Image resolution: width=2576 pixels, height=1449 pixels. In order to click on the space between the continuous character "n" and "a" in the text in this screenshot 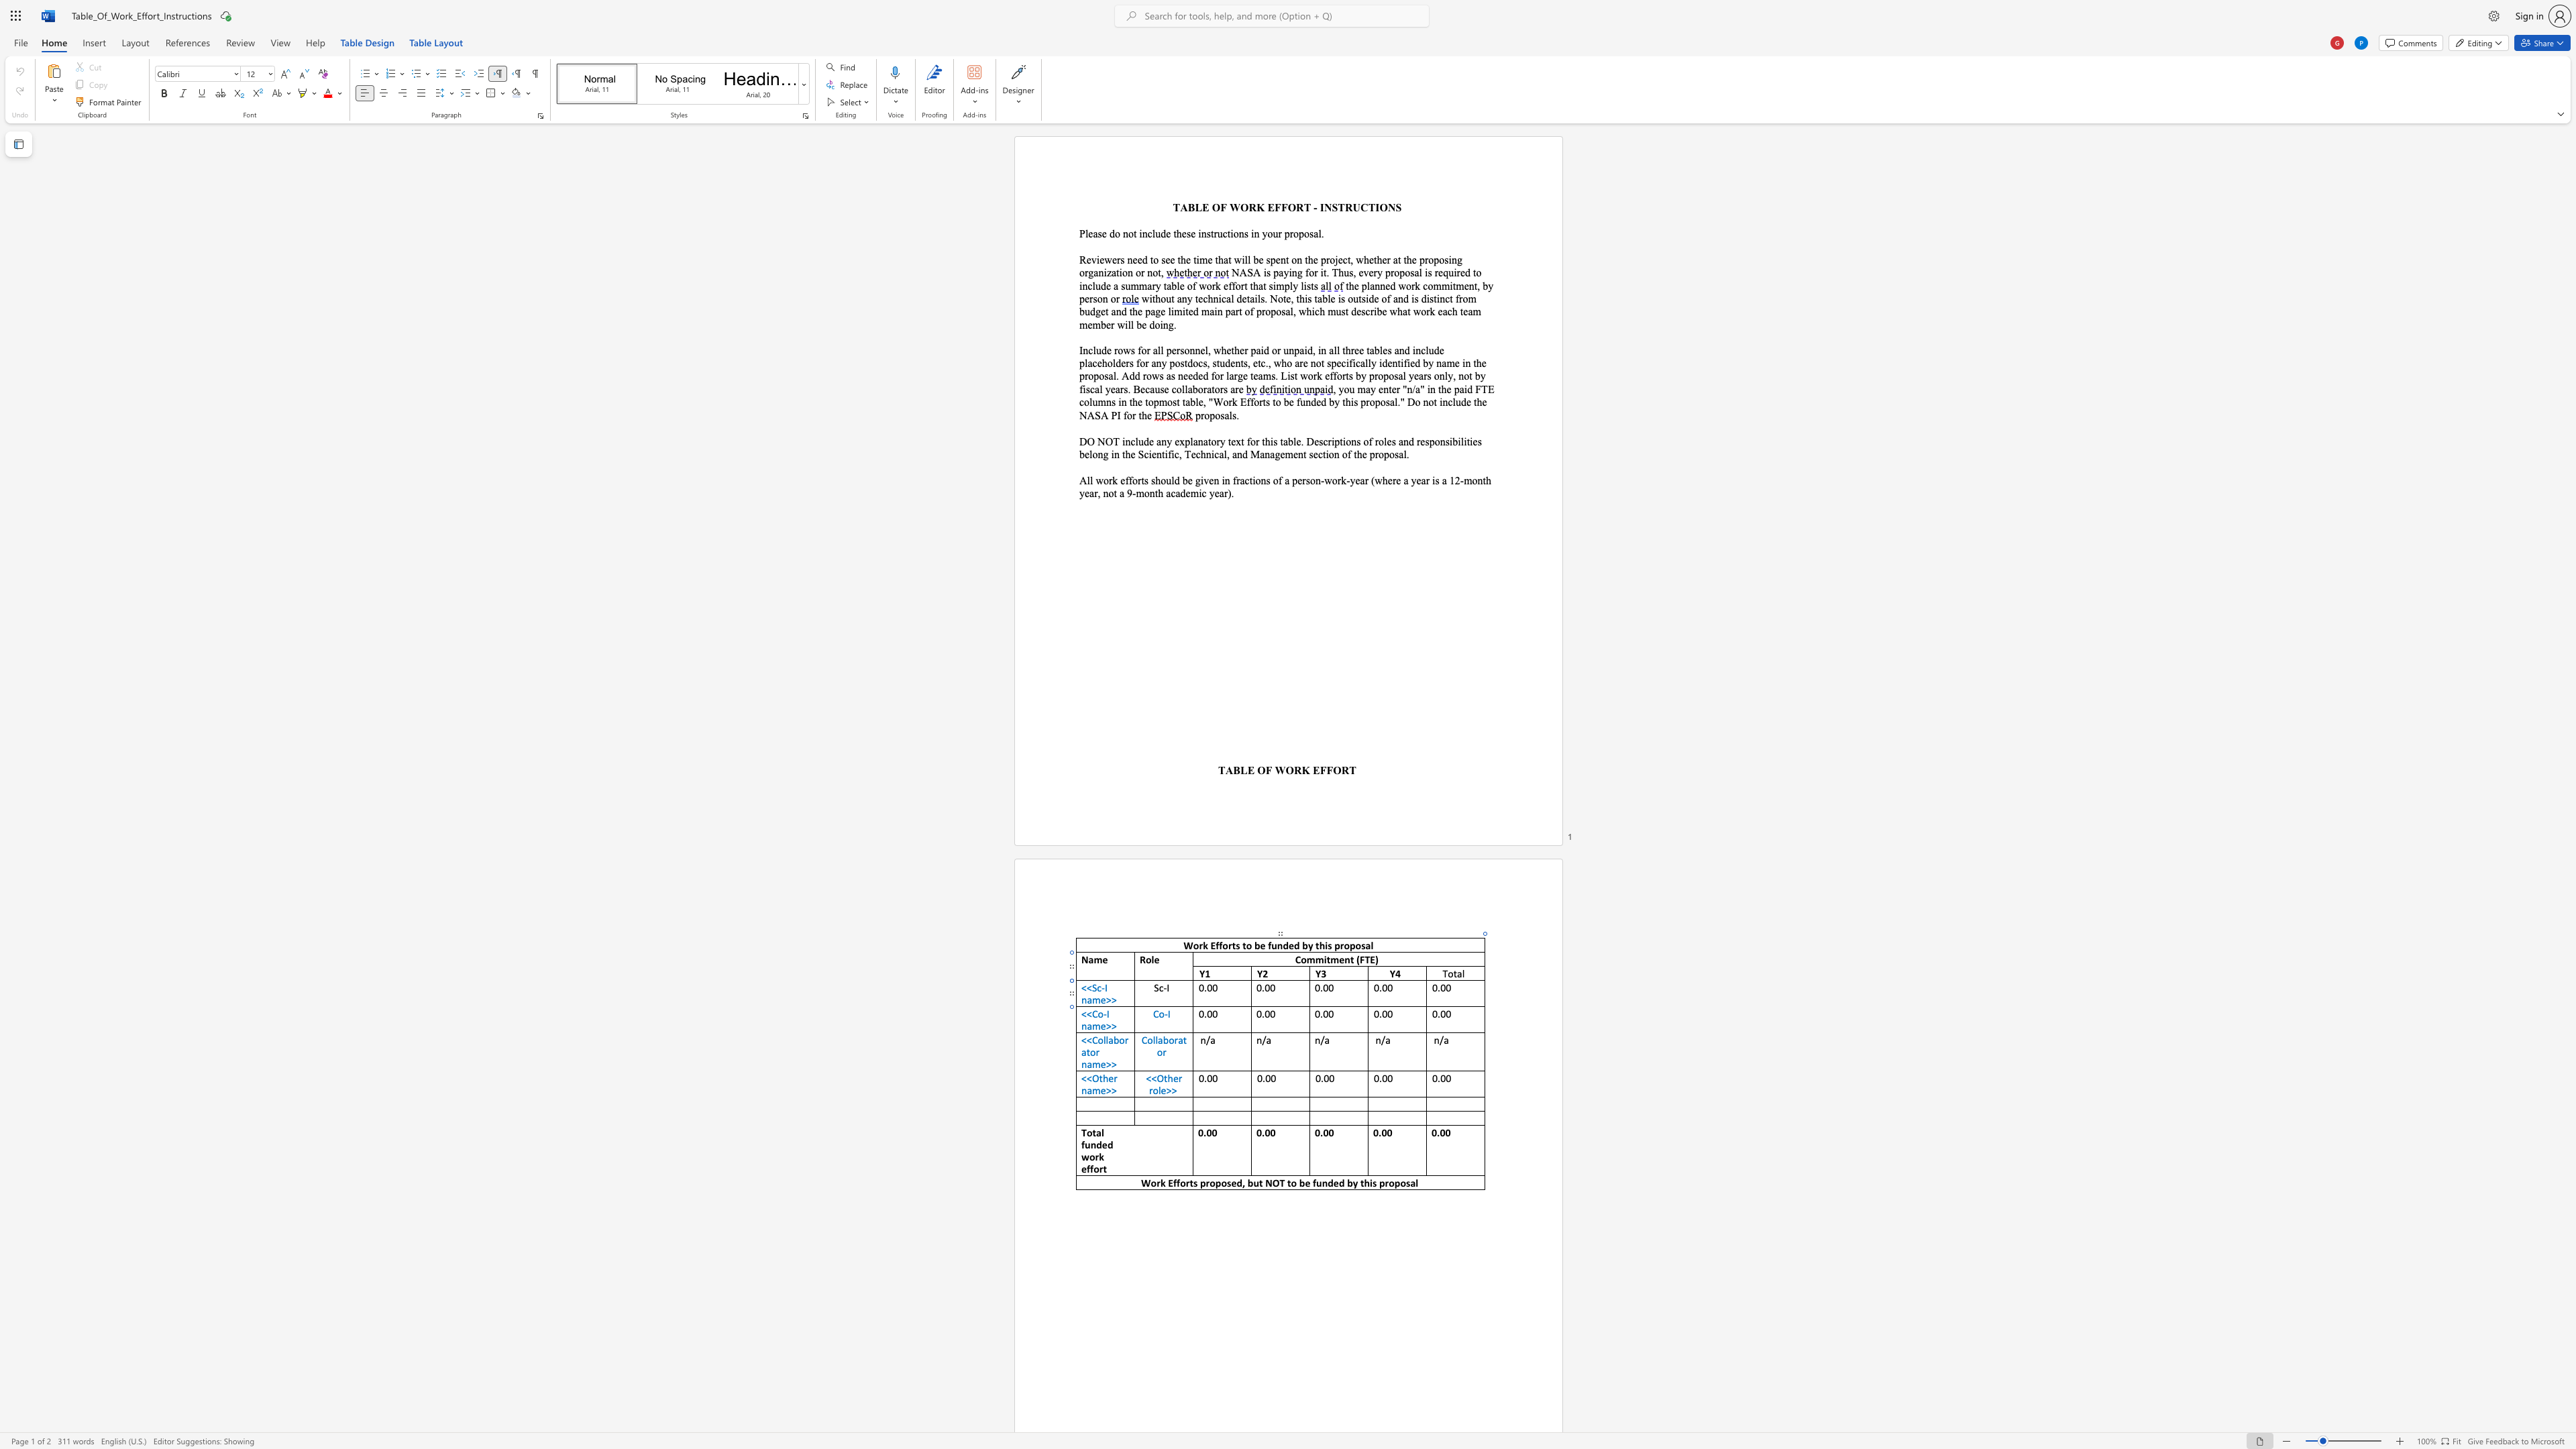, I will do `click(1087, 1026)`.